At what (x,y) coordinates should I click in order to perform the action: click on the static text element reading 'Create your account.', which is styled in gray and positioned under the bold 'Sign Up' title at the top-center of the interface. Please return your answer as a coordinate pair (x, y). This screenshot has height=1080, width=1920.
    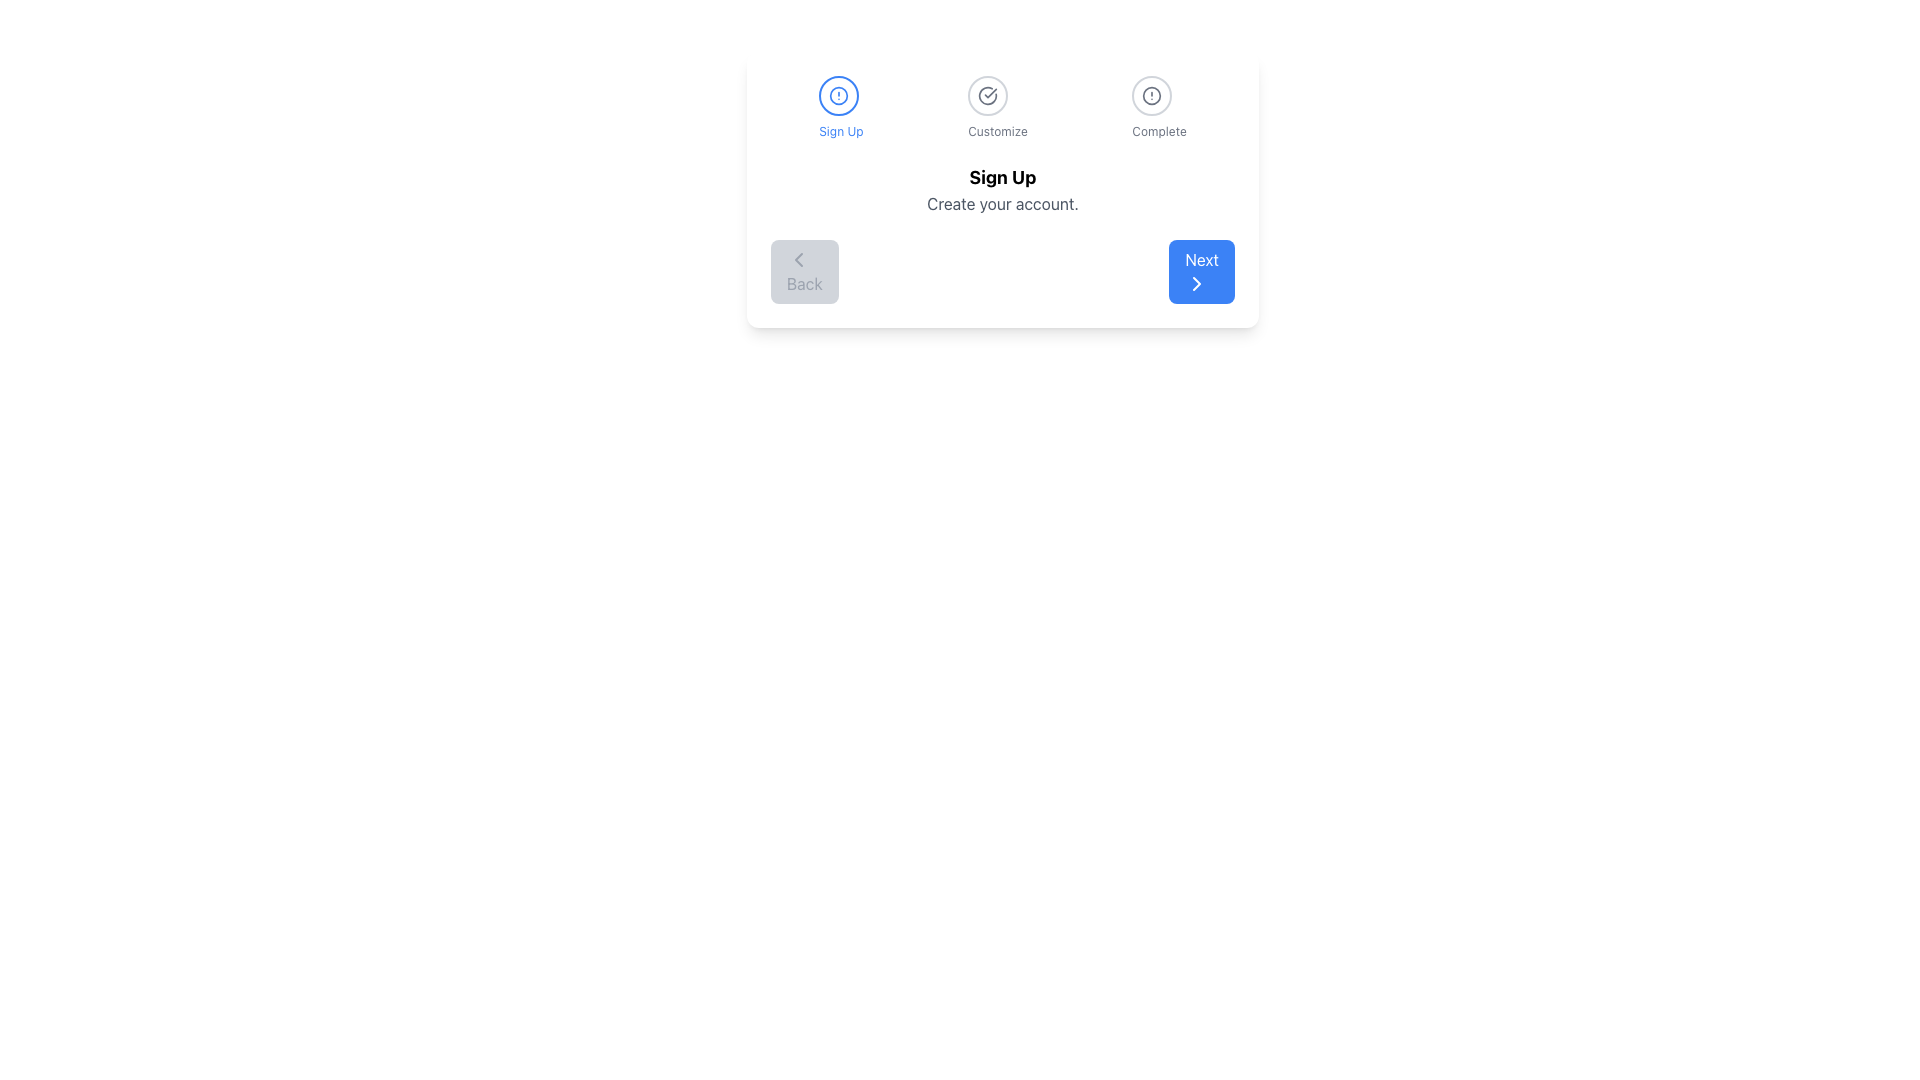
    Looking at the image, I should click on (1003, 204).